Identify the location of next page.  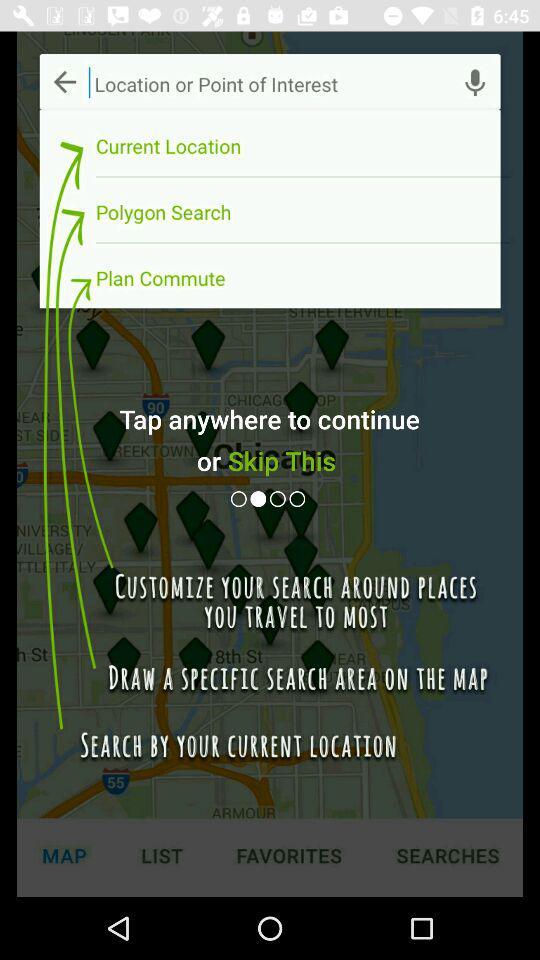
(278, 498).